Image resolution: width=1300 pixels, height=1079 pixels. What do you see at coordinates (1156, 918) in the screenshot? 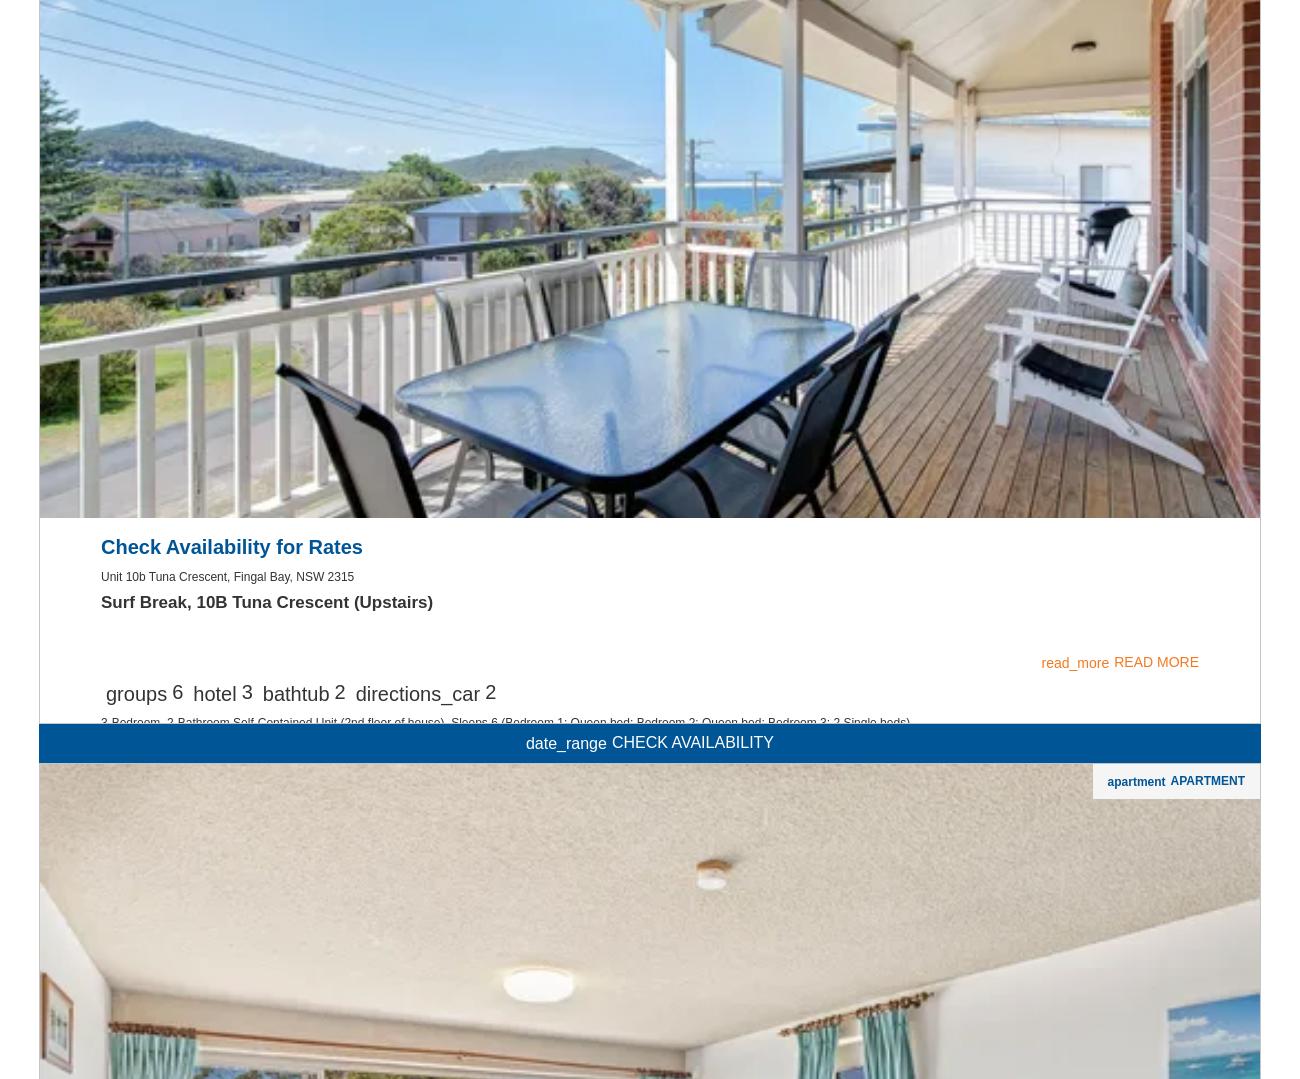
I see `'READ MORE'` at bounding box center [1156, 918].